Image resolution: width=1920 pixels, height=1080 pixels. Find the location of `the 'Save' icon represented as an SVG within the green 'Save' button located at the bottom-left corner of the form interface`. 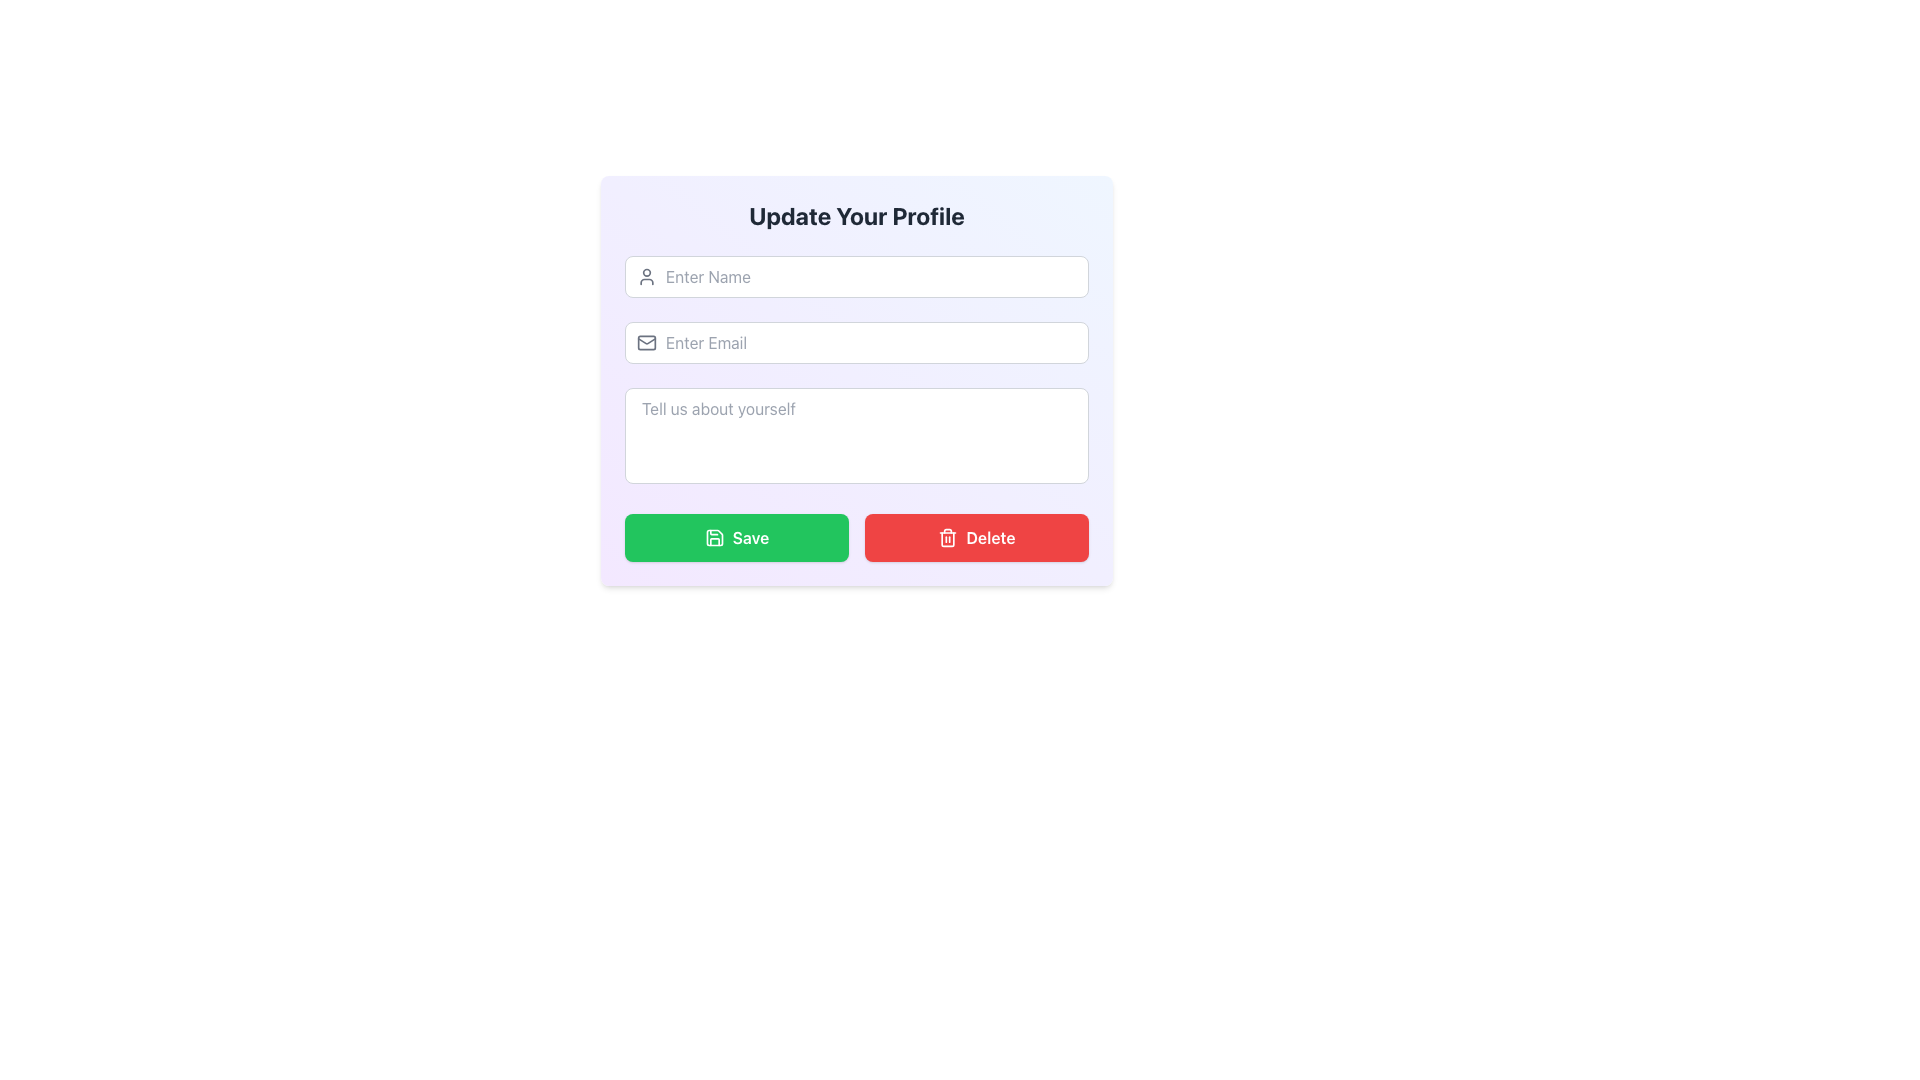

the 'Save' icon represented as an SVG within the green 'Save' button located at the bottom-left corner of the form interface is located at coordinates (714, 536).